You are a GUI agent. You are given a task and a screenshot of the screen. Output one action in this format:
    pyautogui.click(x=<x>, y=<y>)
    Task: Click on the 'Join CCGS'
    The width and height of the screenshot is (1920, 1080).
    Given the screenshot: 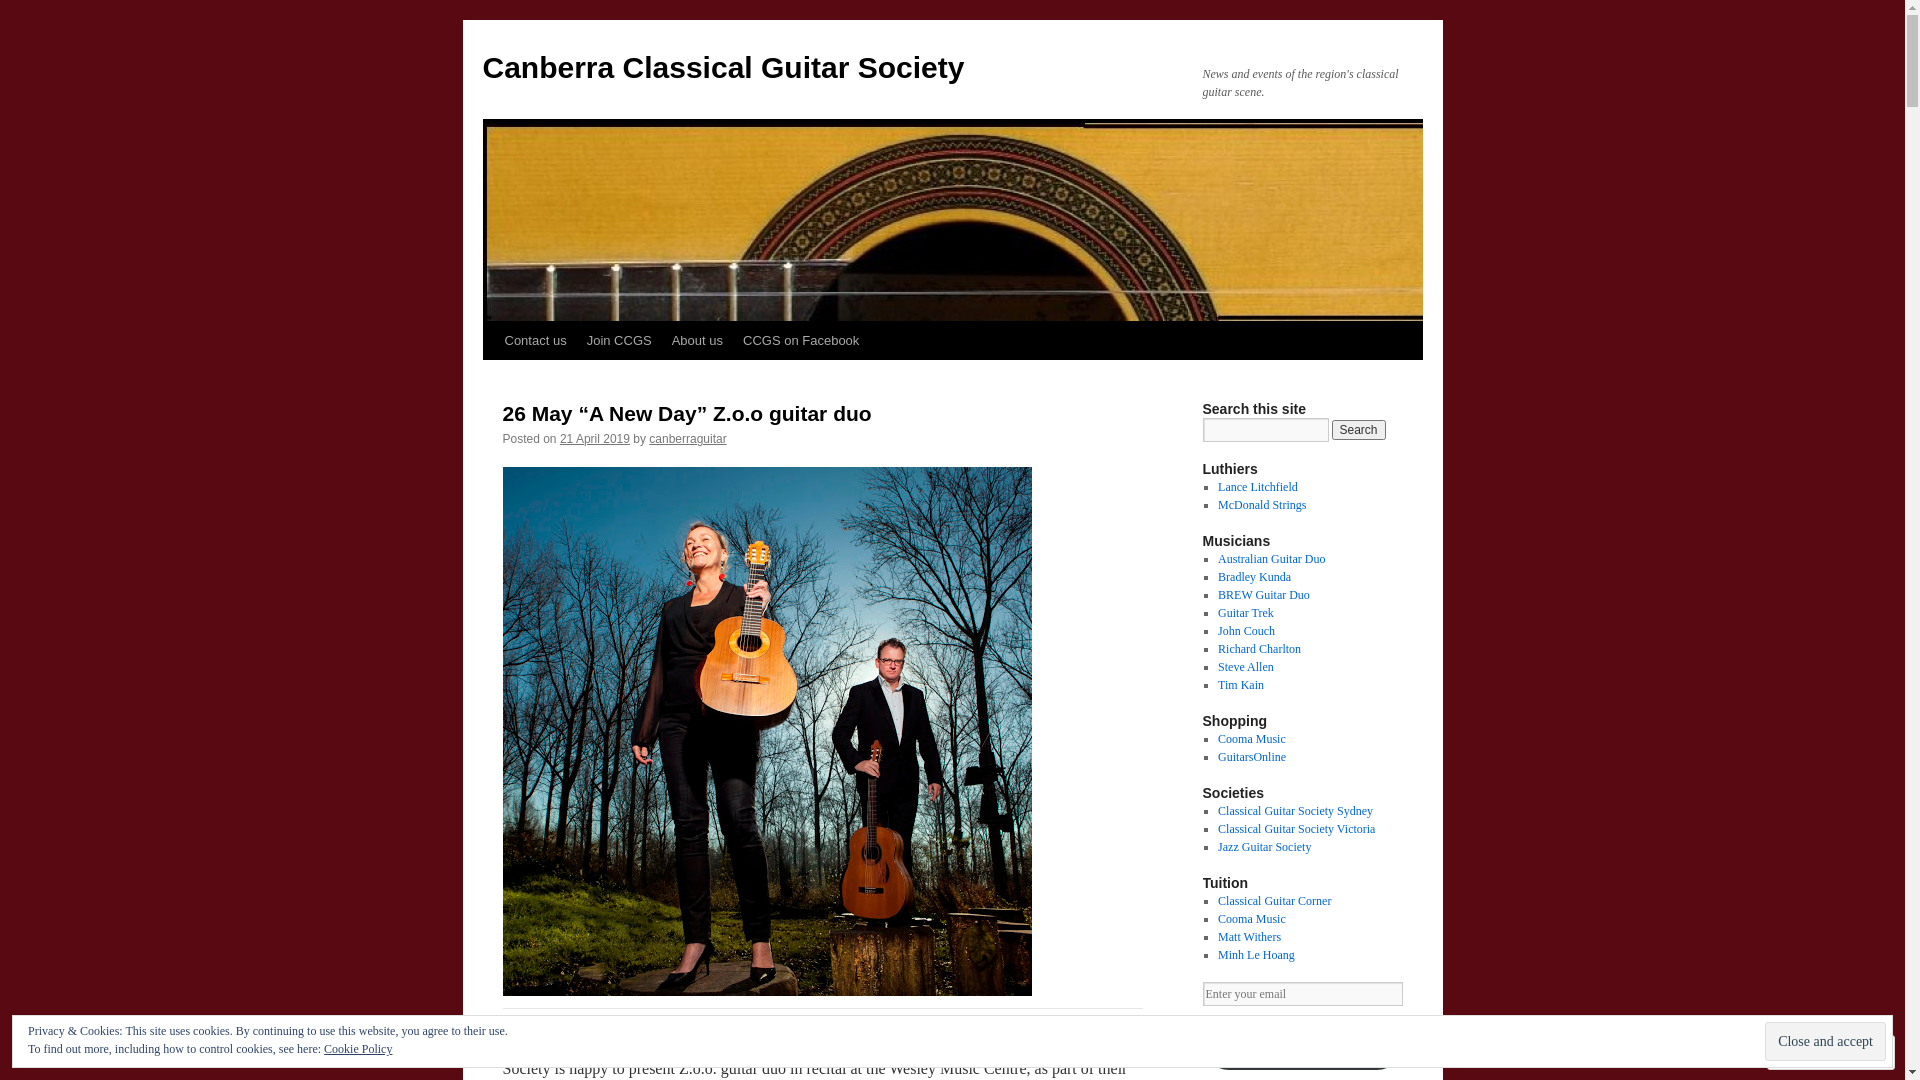 What is the action you would take?
    pyautogui.click(x=618, y=339)
    